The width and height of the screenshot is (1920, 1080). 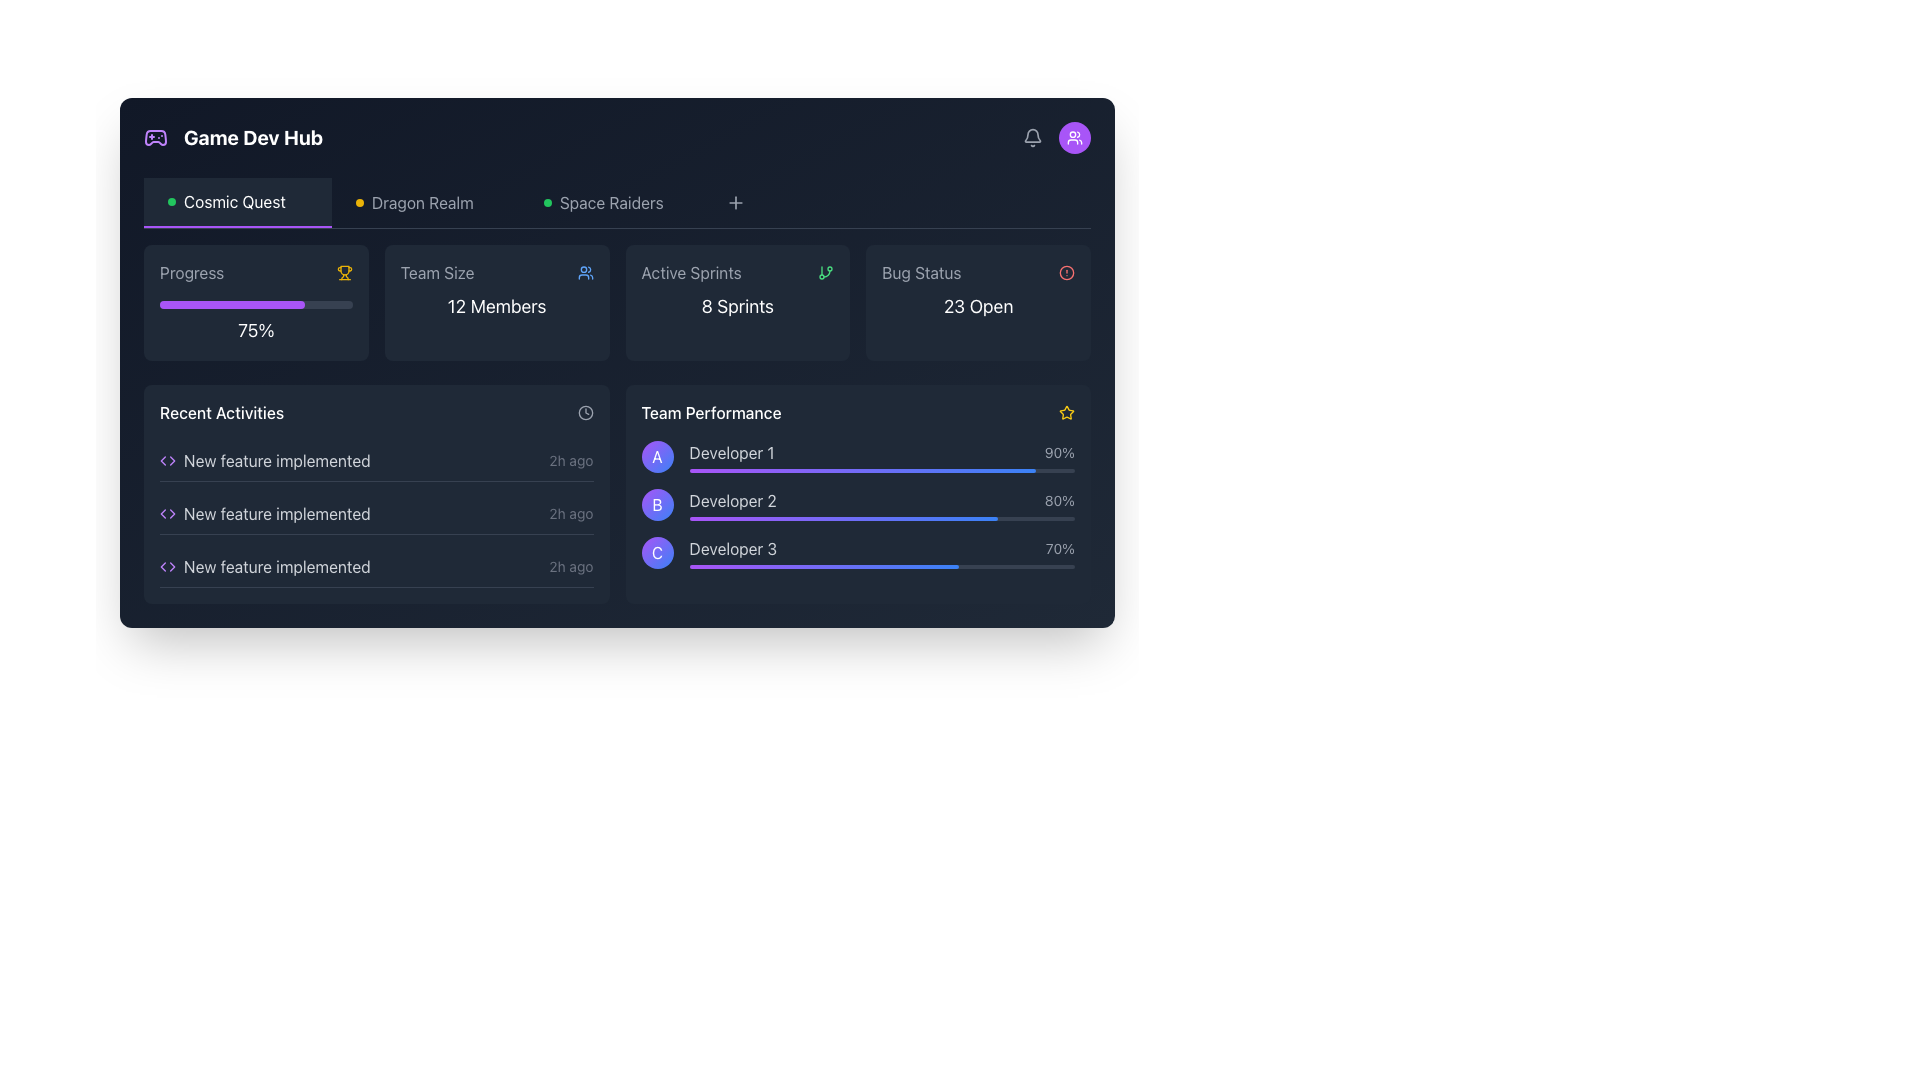 What do you see at coordinates (843, 518) in the screenshot?
I see `gradient progress bar representing 'Developer 2's performance, which is located within the 'Team Performance' section of the dashboard` at bounding box center [843, 518].